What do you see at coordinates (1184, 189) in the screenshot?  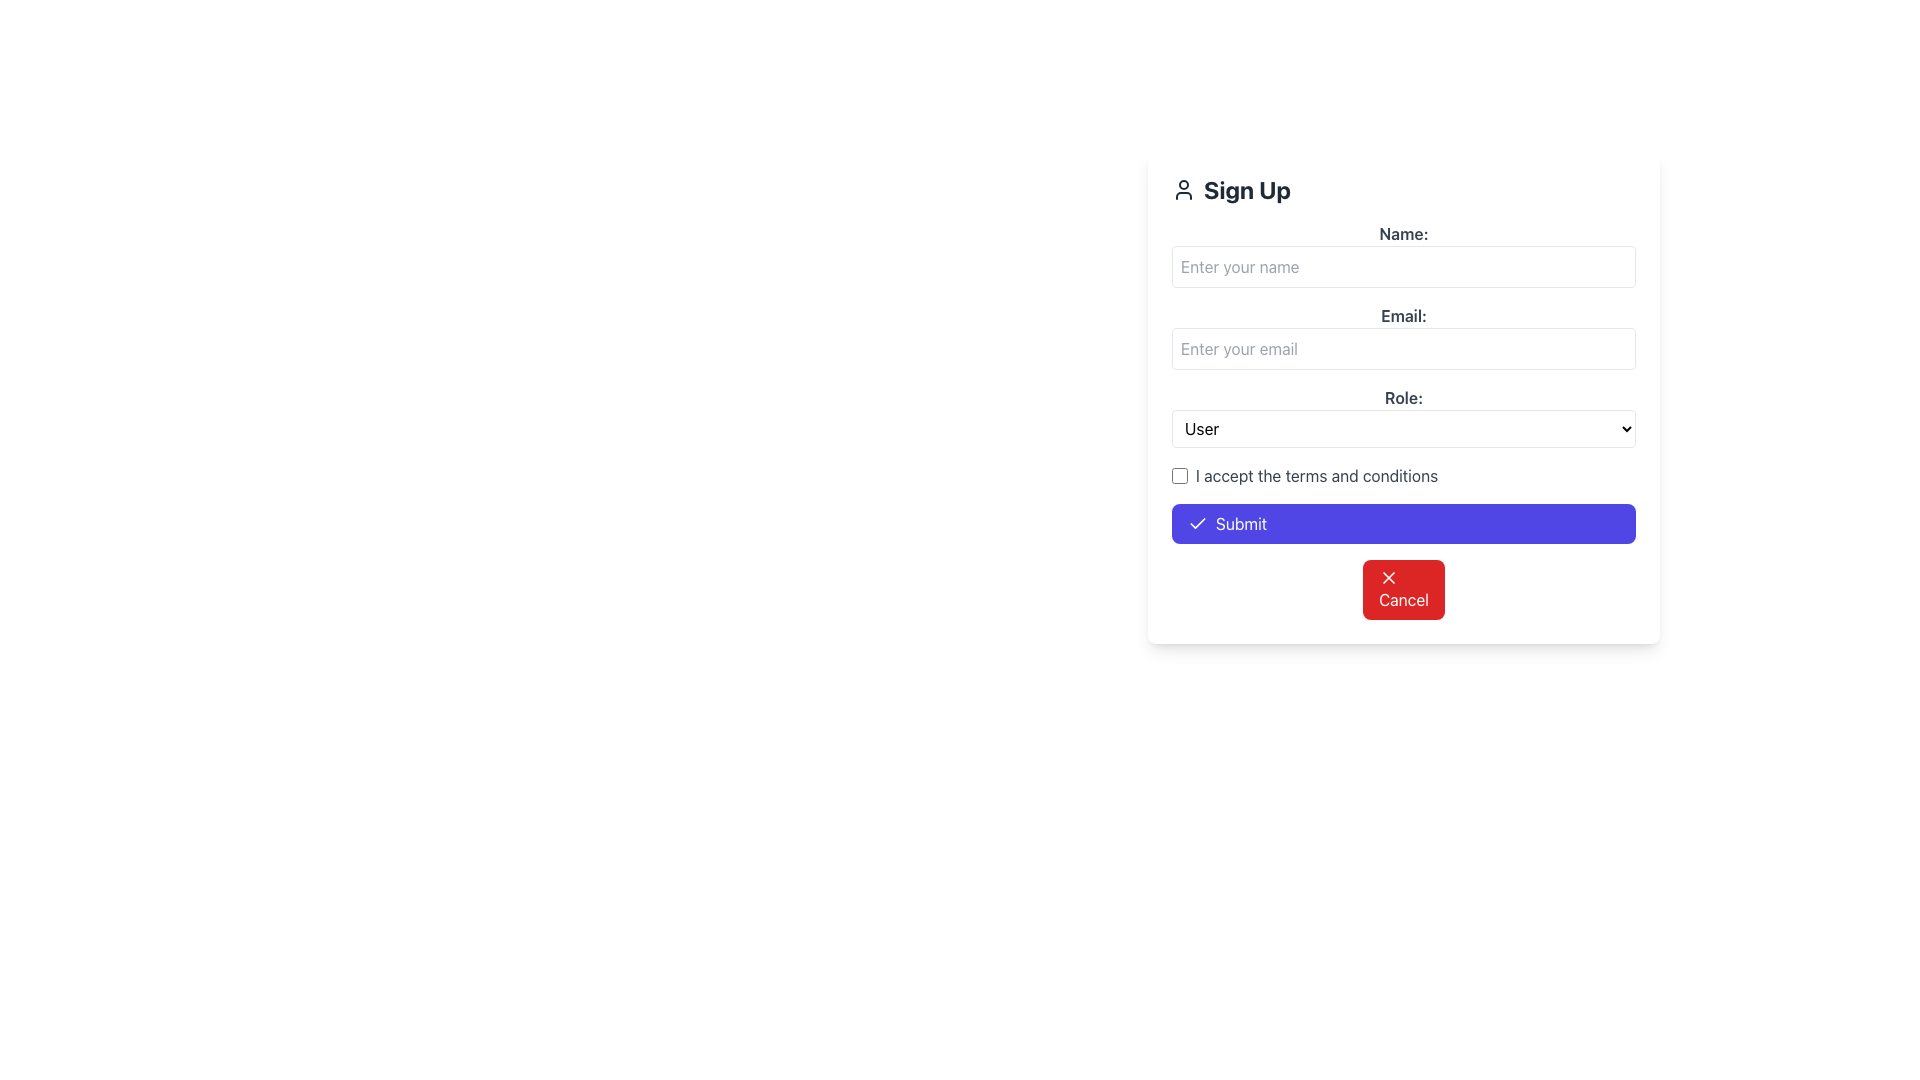 I see `the icon located to the left of the 'Sign Up' text in the Sign Up section of the form` at bounding box center [1184, 189].